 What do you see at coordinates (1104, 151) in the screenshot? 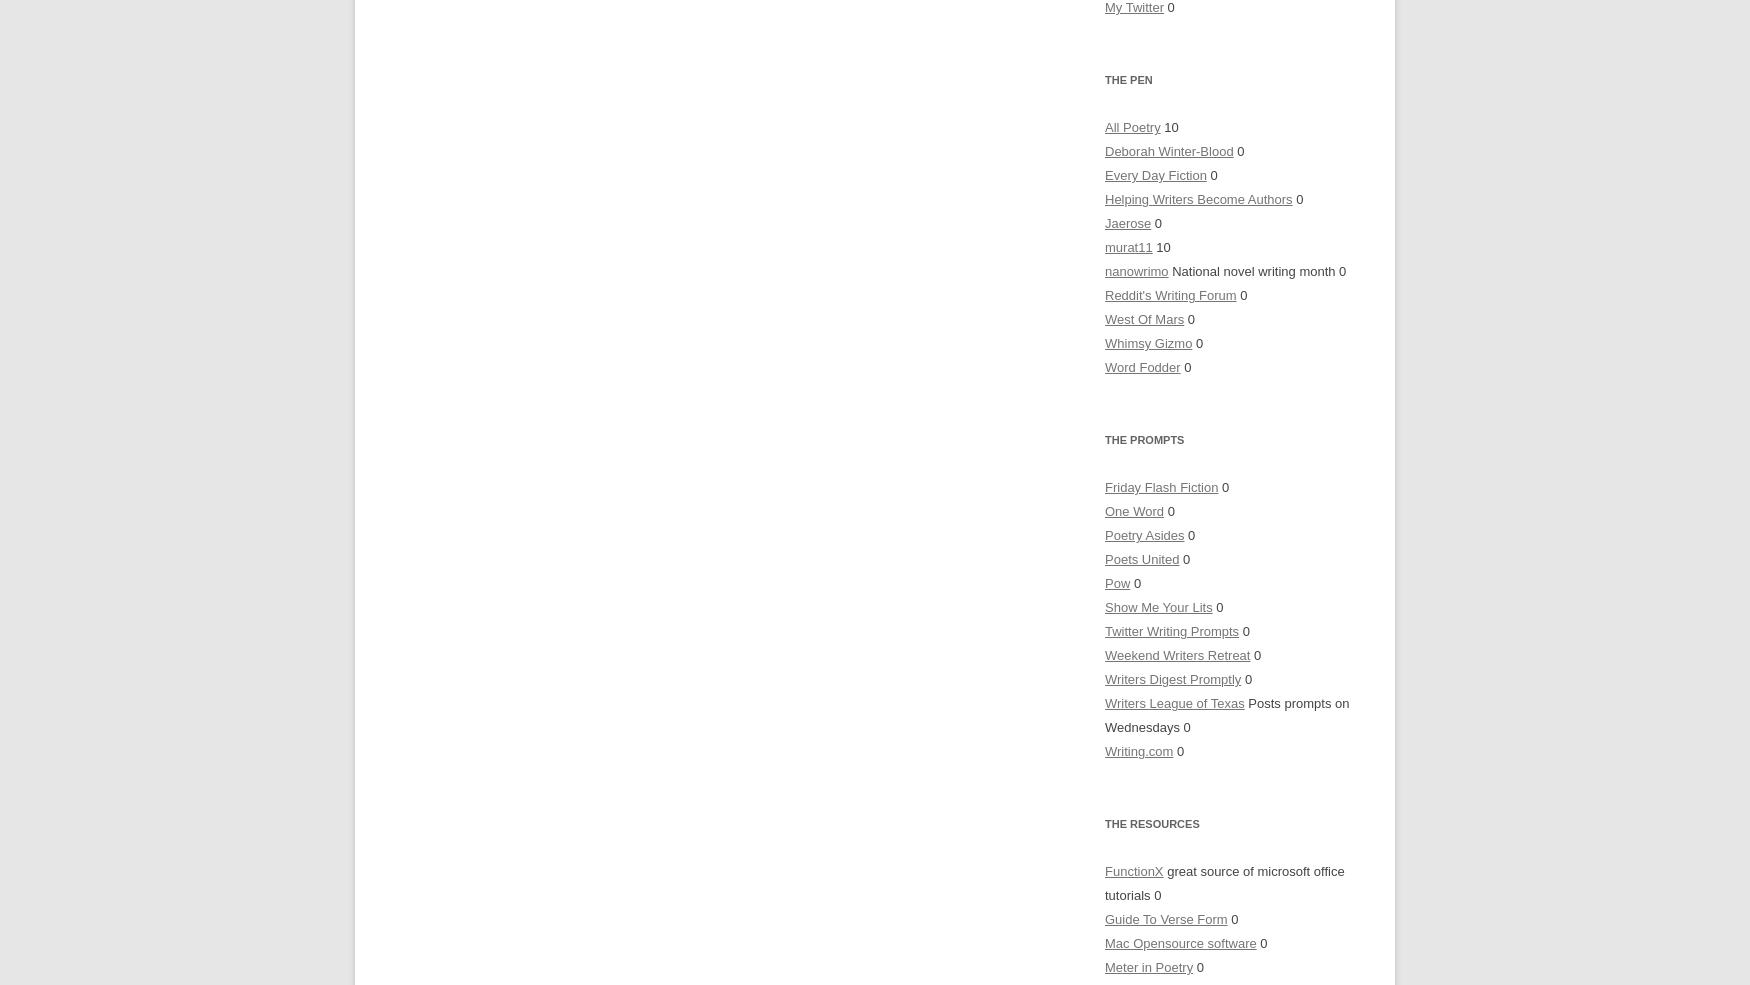
I see `'Deborah Winter-Blood'` at bounding box center [1104, 151].